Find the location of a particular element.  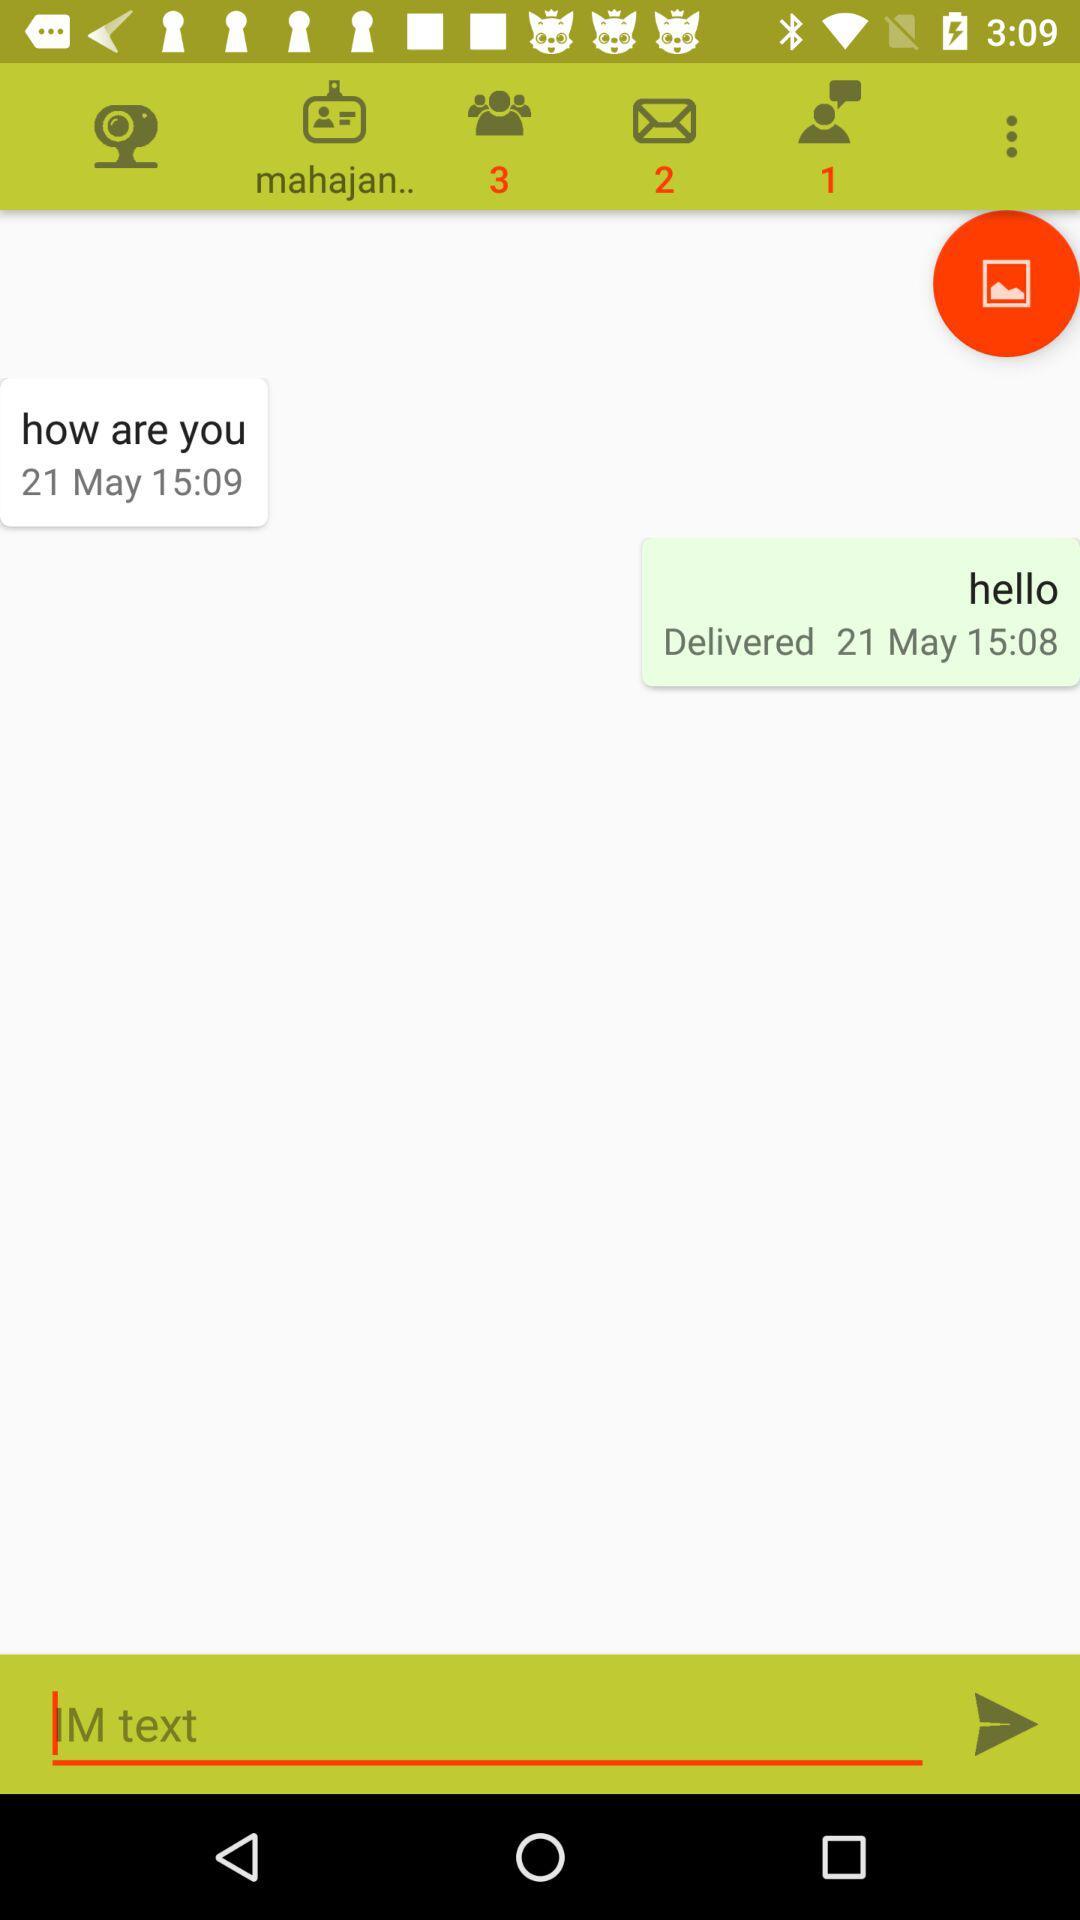

the wallpaper icon is located at coordinates (1006, 282).